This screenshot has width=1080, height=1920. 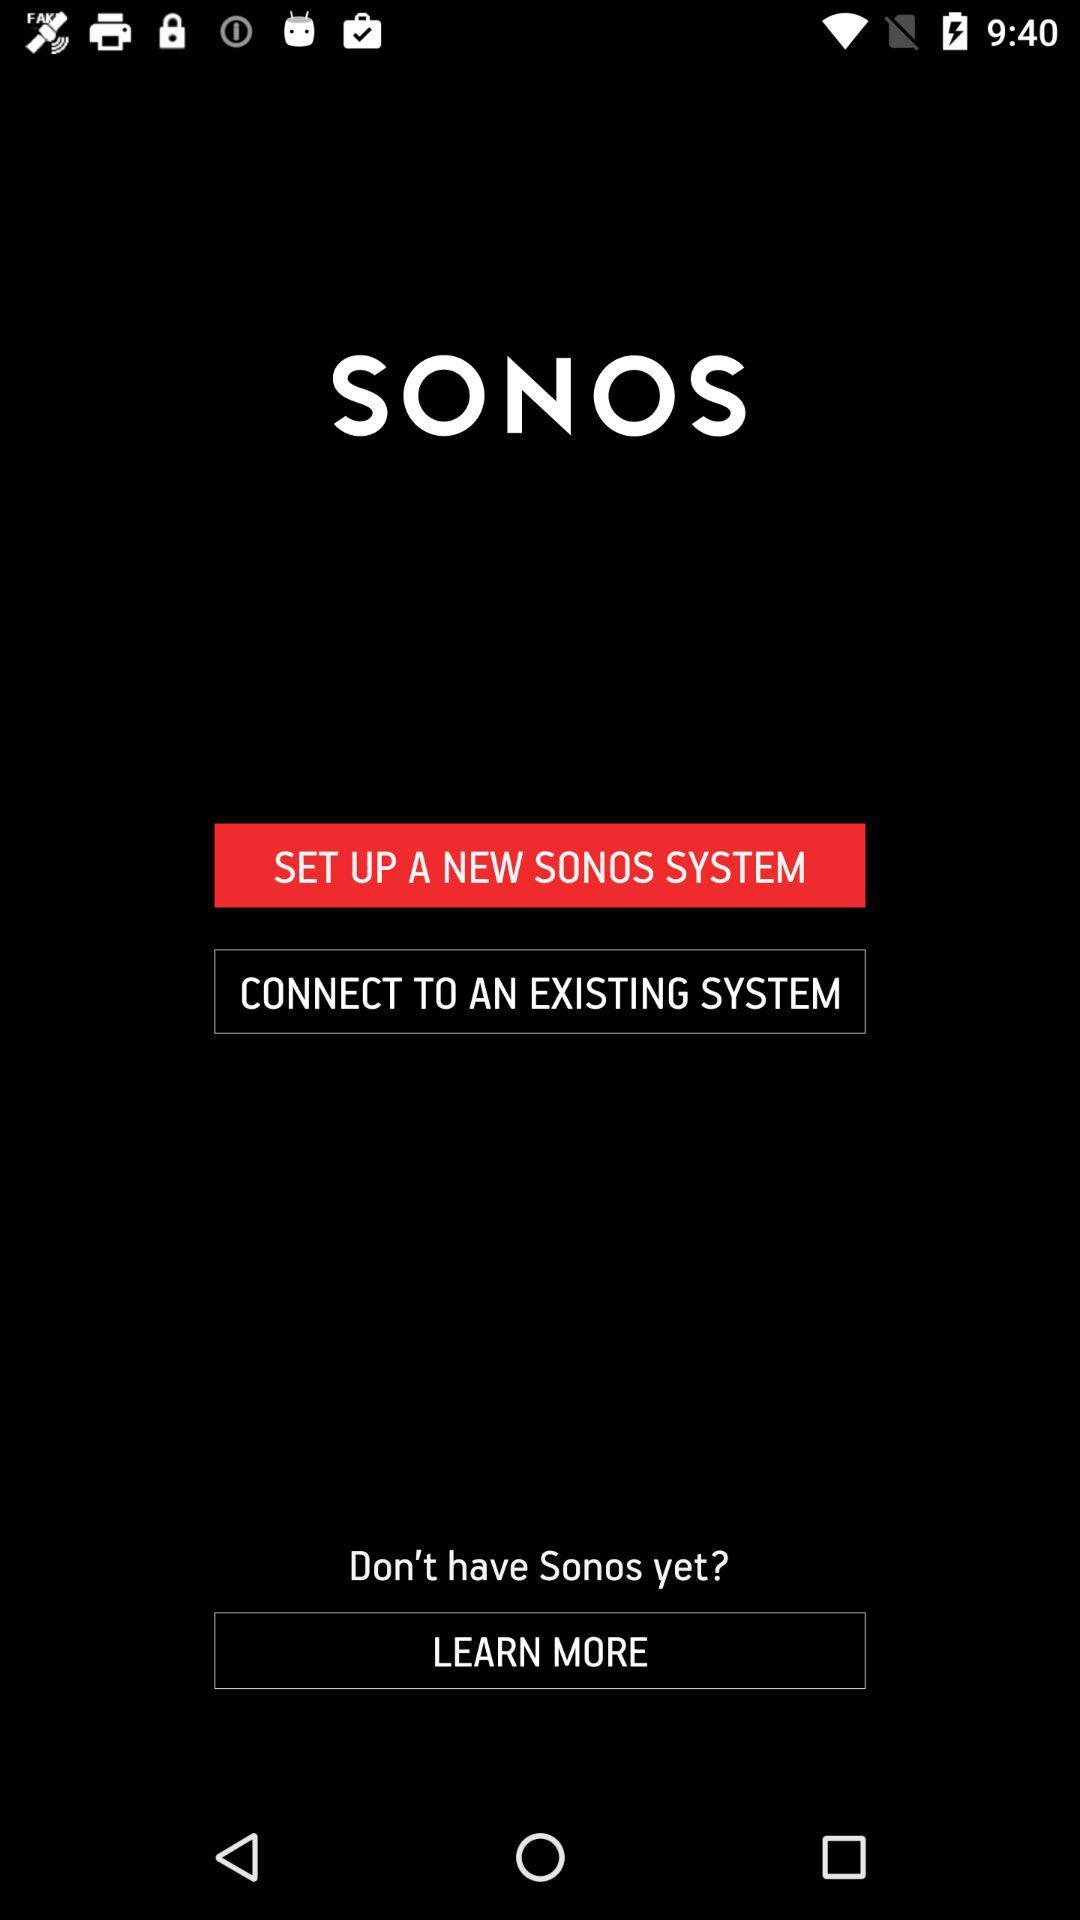 What do you see at coordinates (540, 1650) in the screenshot?
I see `the item below don t have item` at bounding box center [540, 1650].